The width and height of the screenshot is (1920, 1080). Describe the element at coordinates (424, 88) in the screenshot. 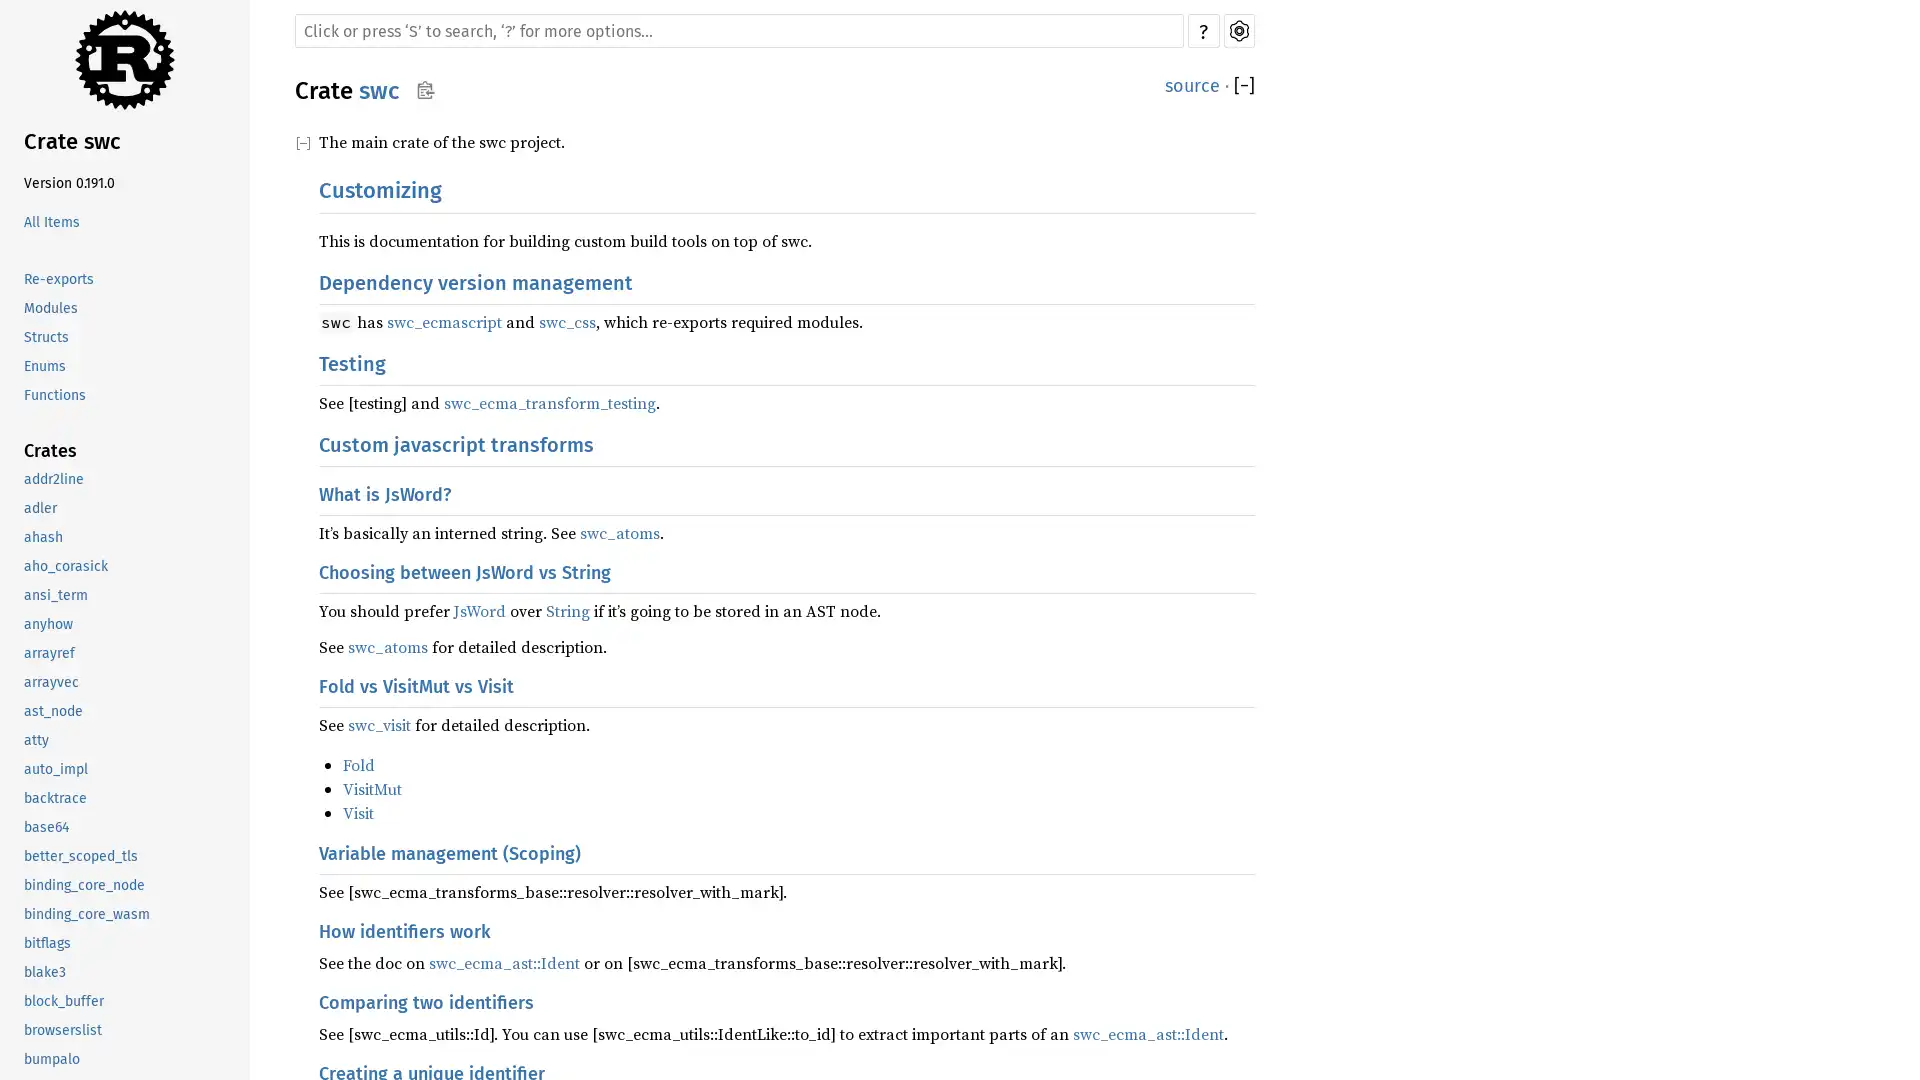

I see `Copy item path` at that location.